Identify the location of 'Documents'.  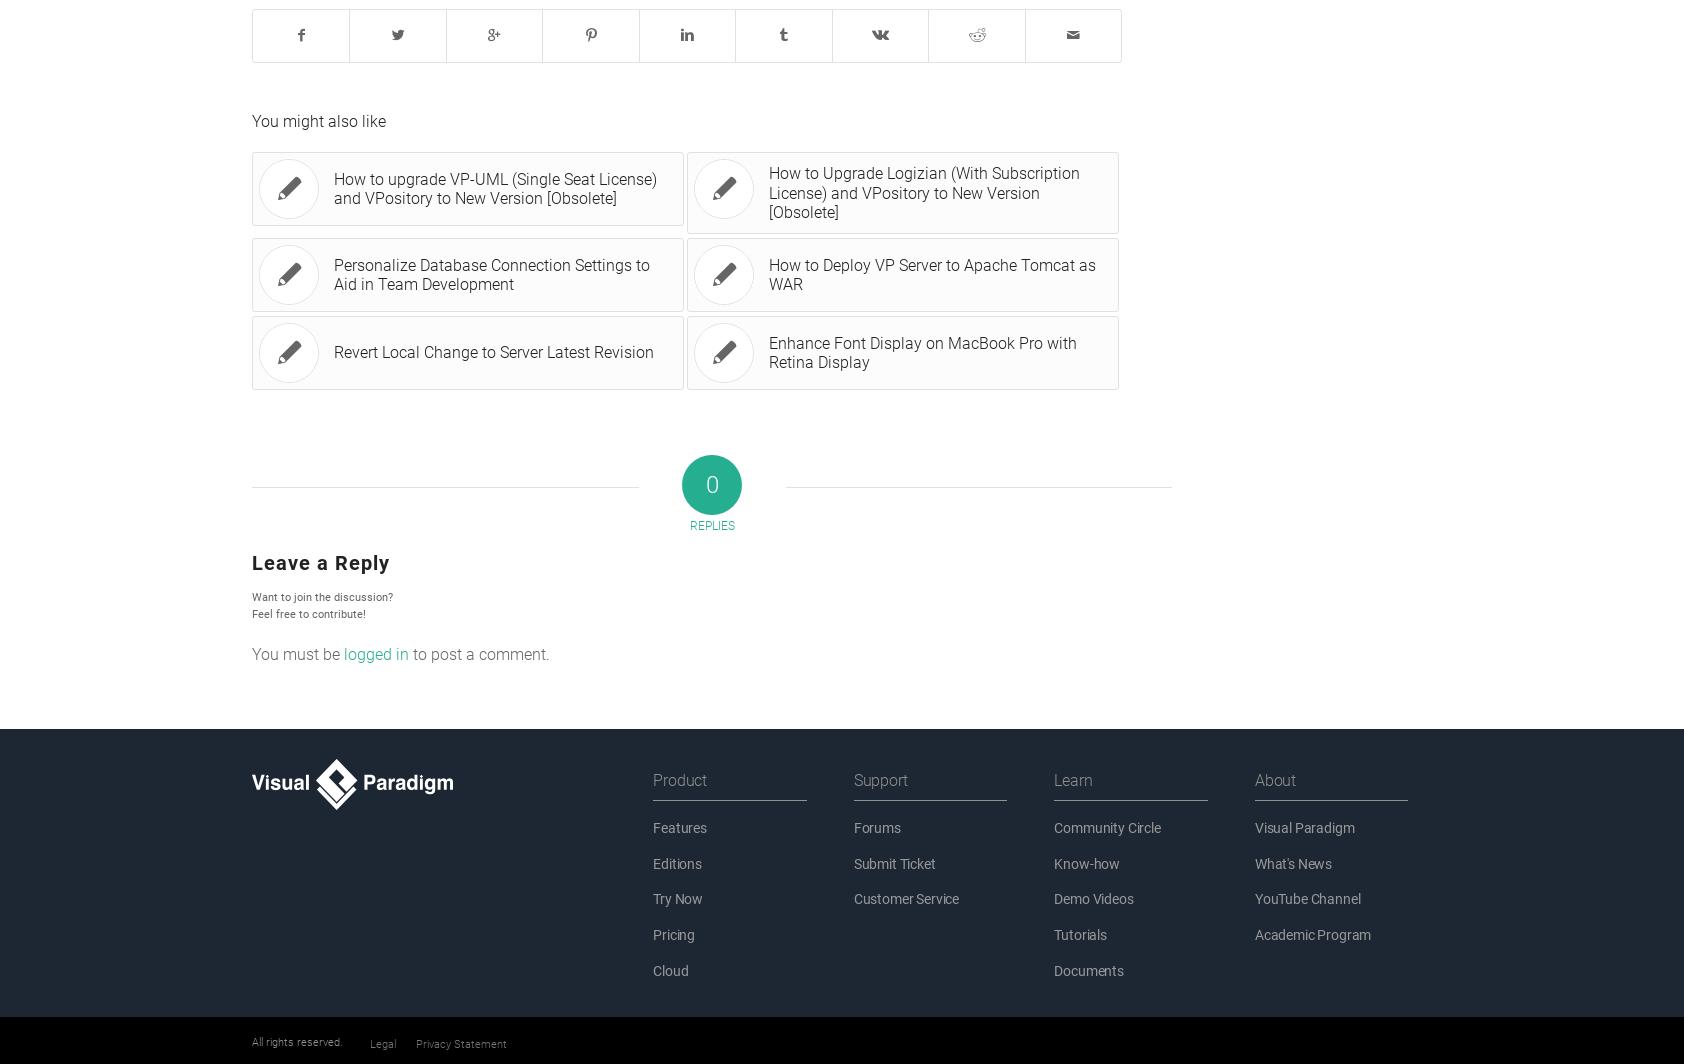
(1088, 971).